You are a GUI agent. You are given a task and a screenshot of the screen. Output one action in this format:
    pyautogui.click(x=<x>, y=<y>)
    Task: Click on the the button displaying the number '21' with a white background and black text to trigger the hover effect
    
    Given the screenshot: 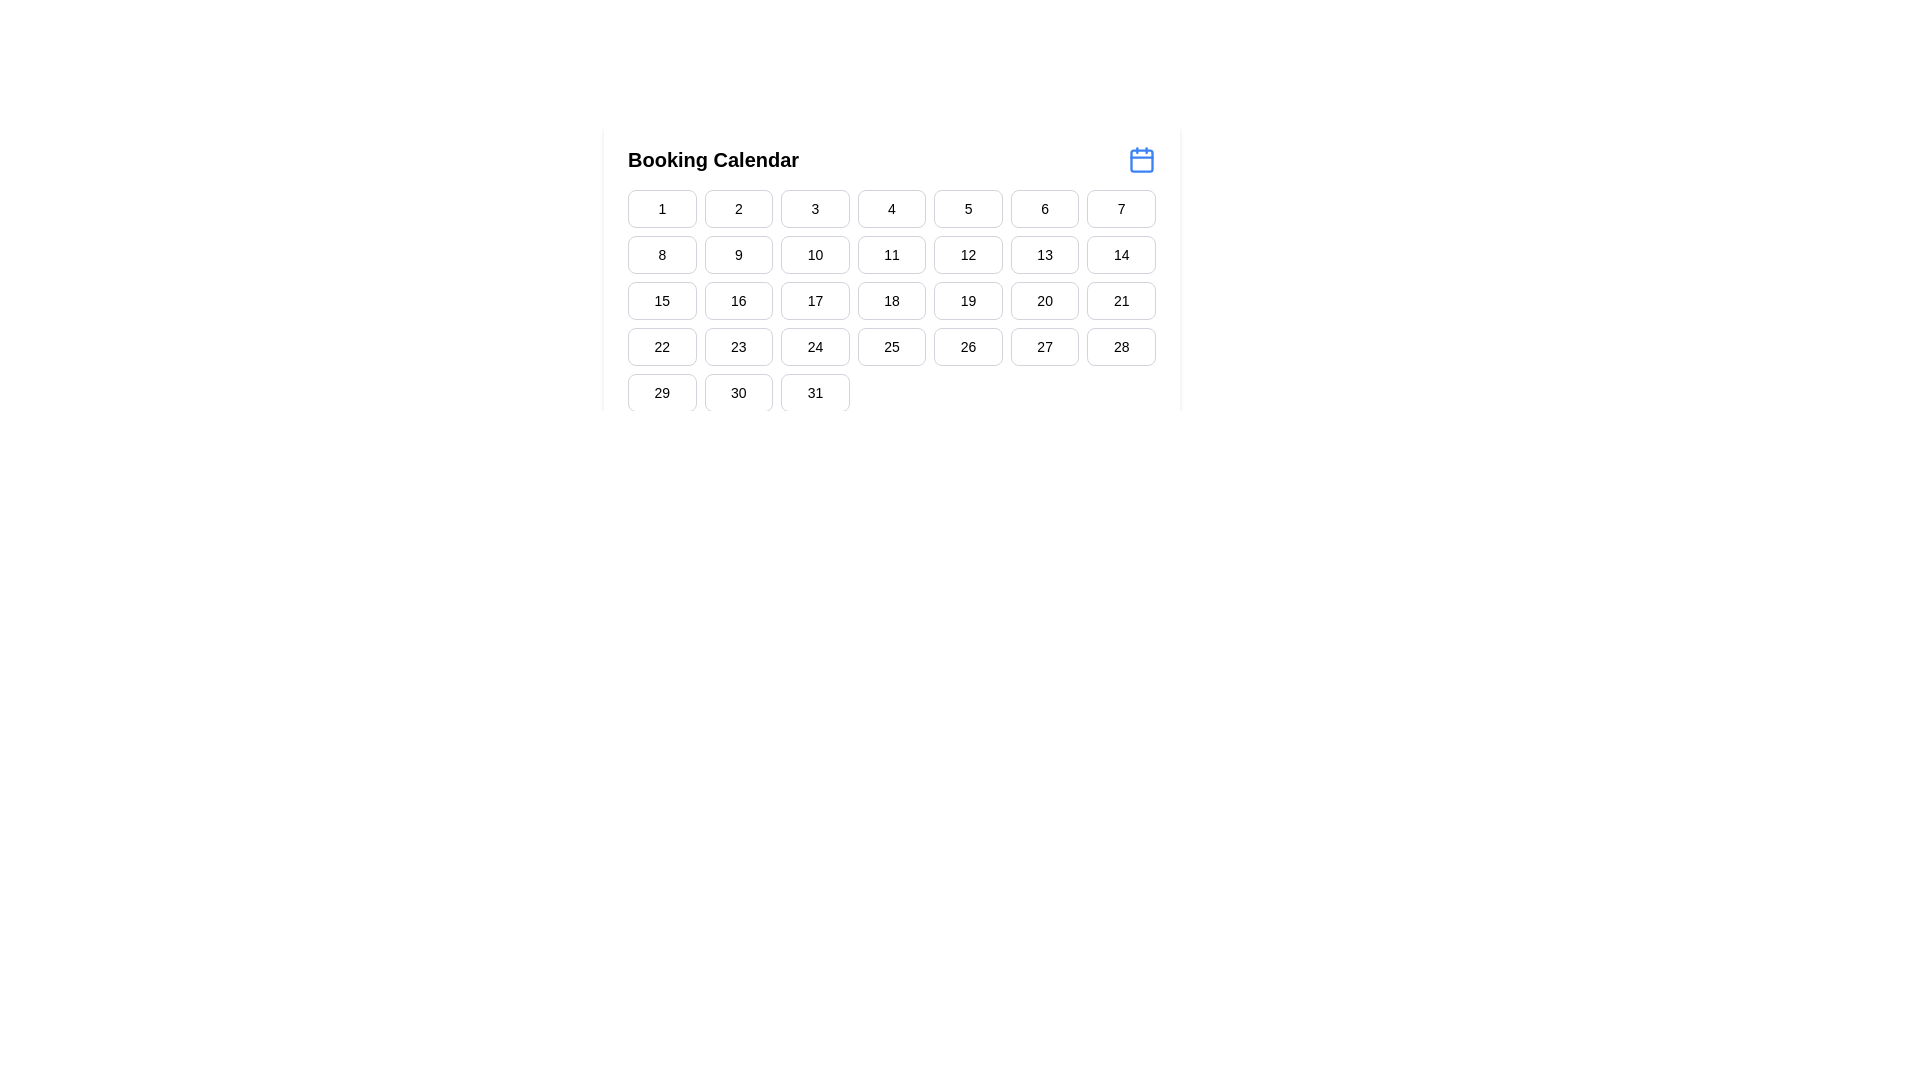 What is the action you would take?
    pyautogui.click(x=1121, y=300)
    